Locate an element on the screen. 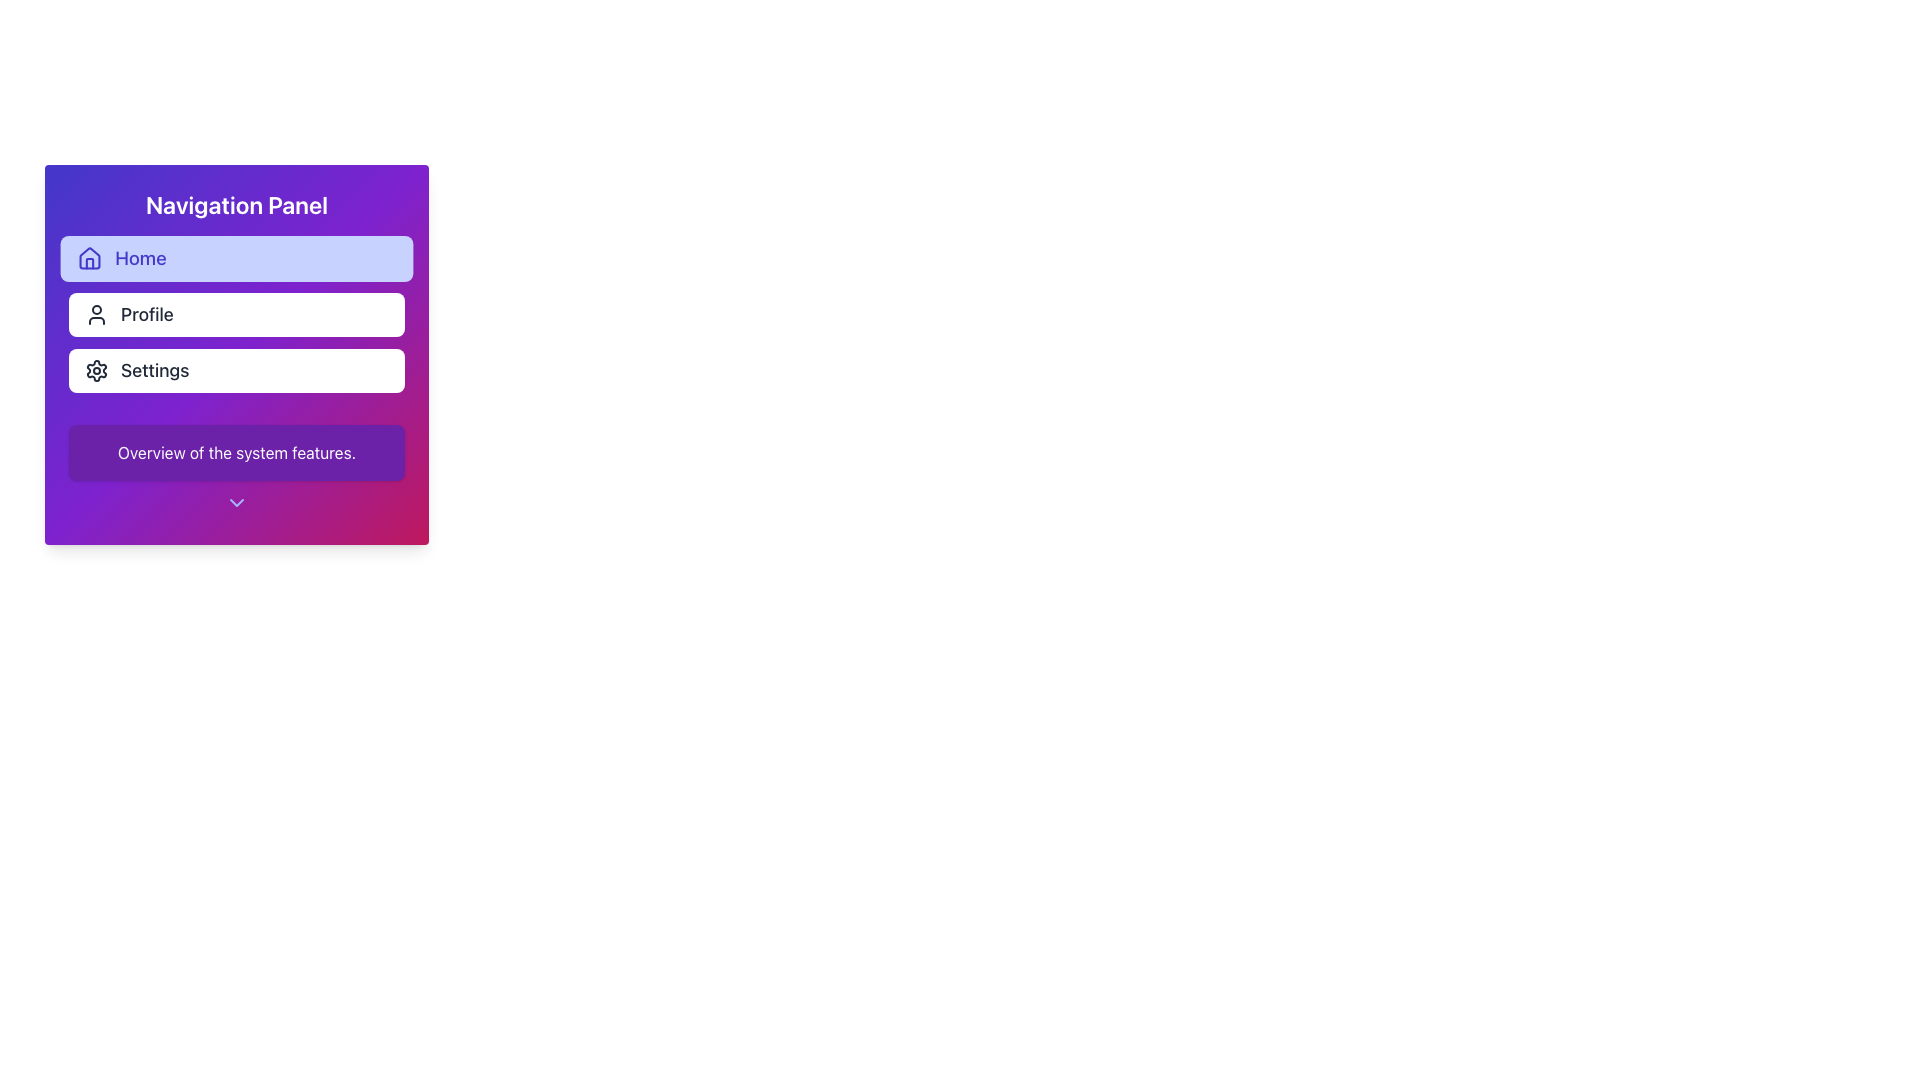 The width and height of the screenshot is (1920, 1080). the house icon located in the 'Home' button at the top of the Navigation Panel is located at coordinates (89, 262).